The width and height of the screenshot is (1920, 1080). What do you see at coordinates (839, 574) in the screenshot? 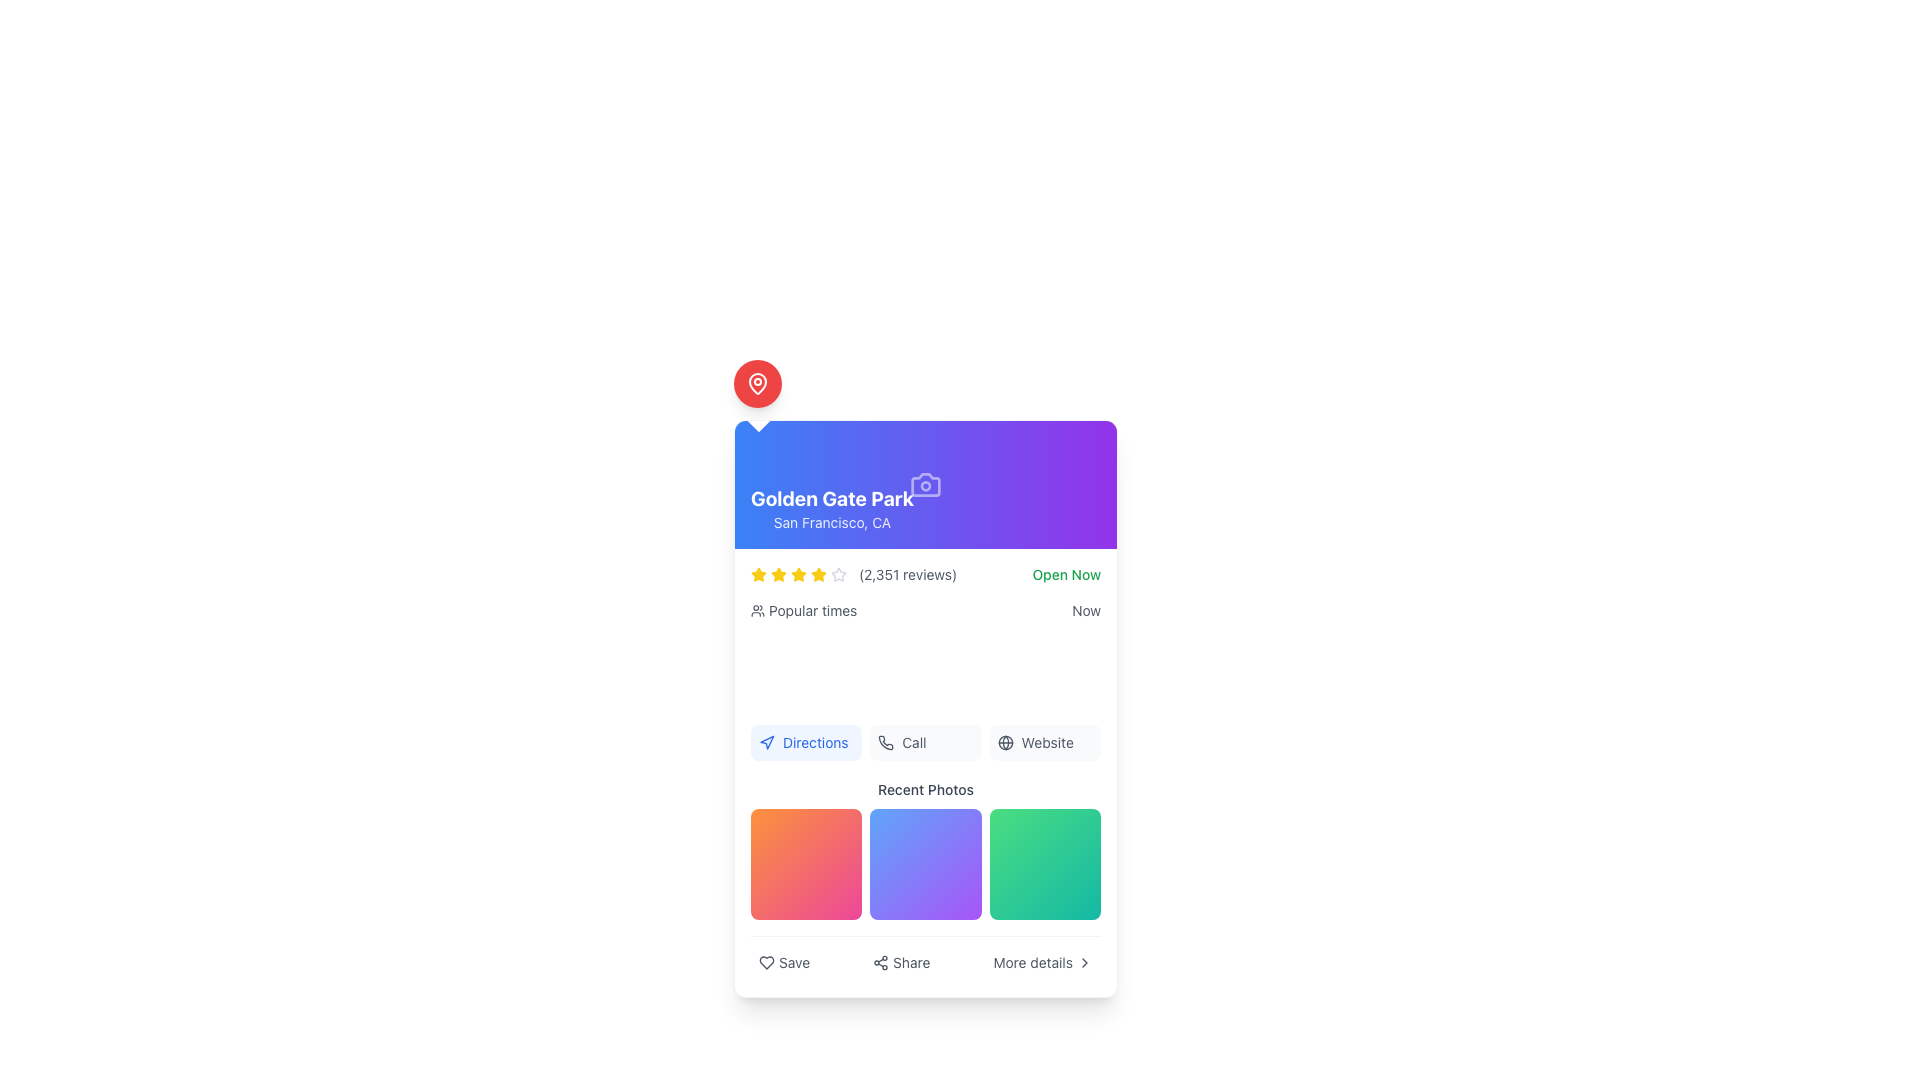
I see `the state of the star-shaped icon used for rating under the title 'Golden Gate Park' to check its rating indication` at bounding box center [839, 574].